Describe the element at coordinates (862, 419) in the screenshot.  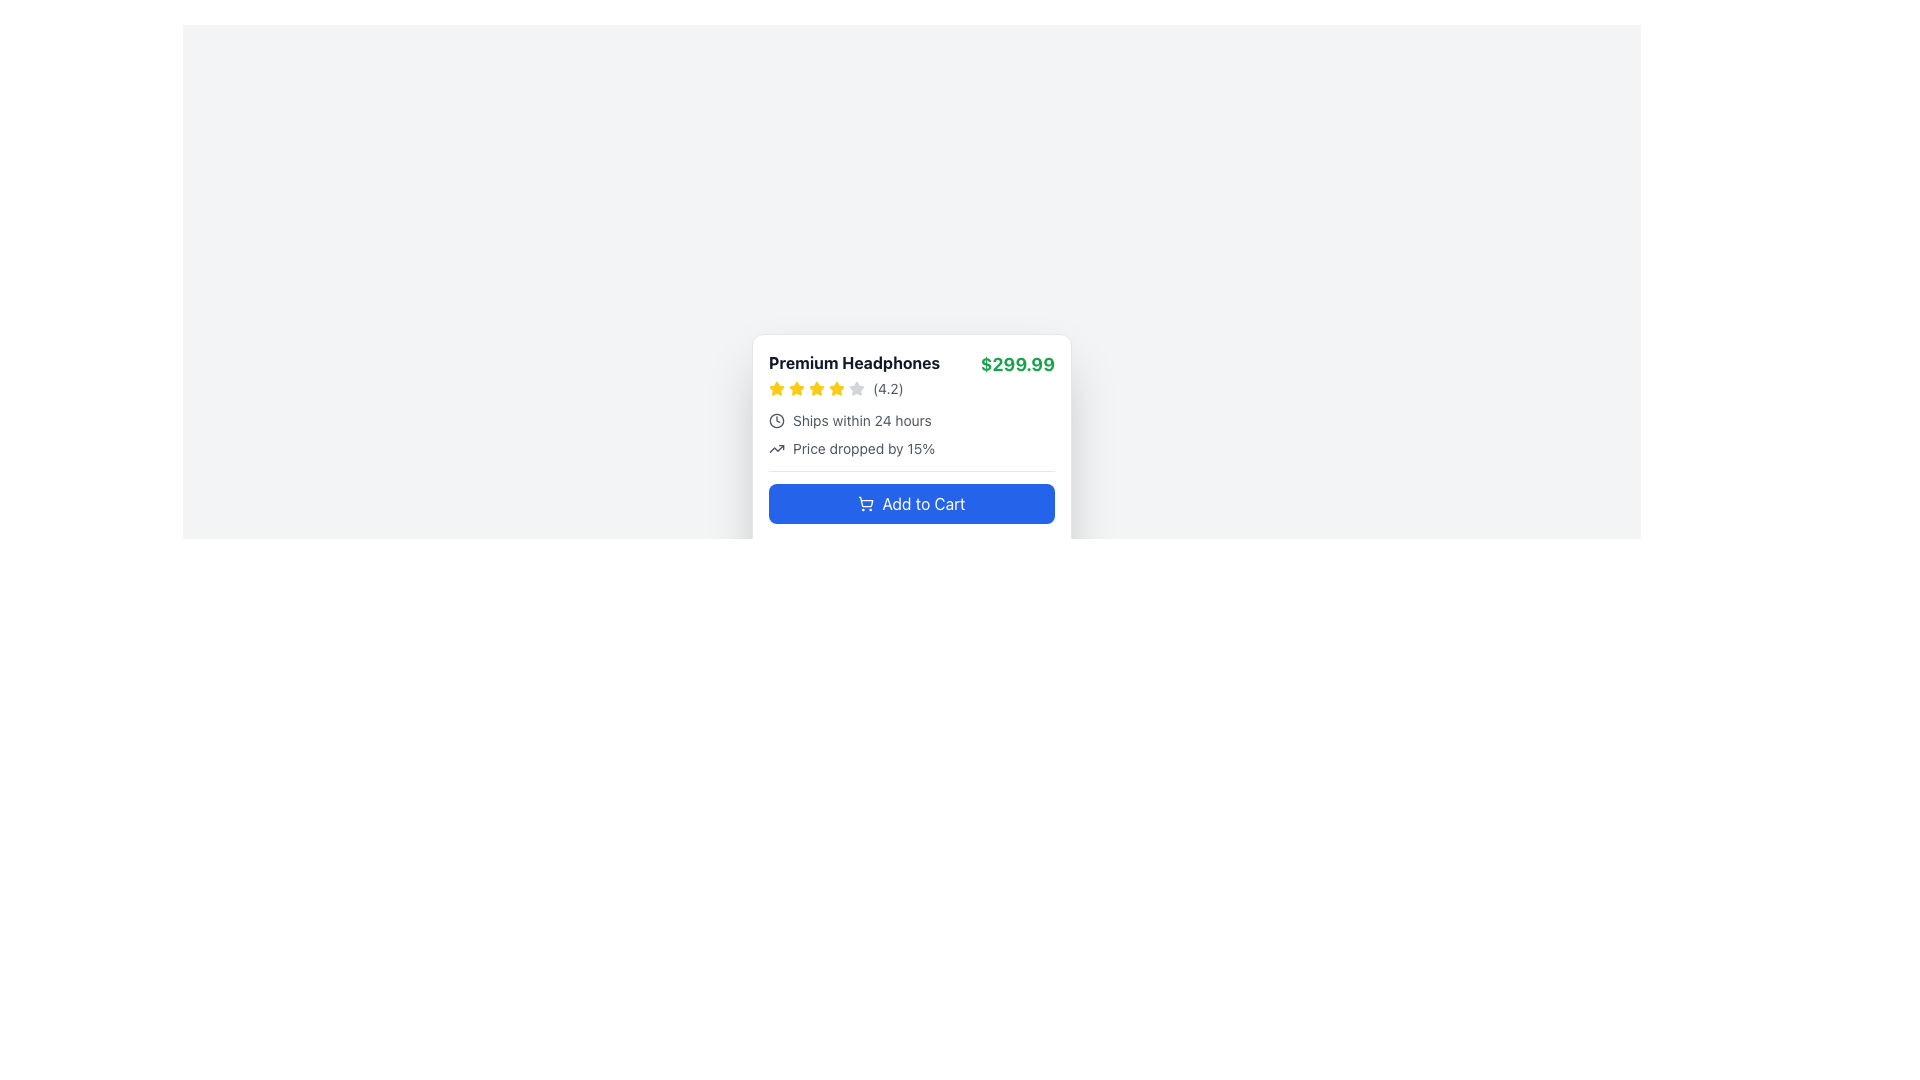
I see `information from the text label that reads 'Ships within 24 hours', which is styled in a smaller font size and is dark gray, located beneath the product title and pricing information` at that location.